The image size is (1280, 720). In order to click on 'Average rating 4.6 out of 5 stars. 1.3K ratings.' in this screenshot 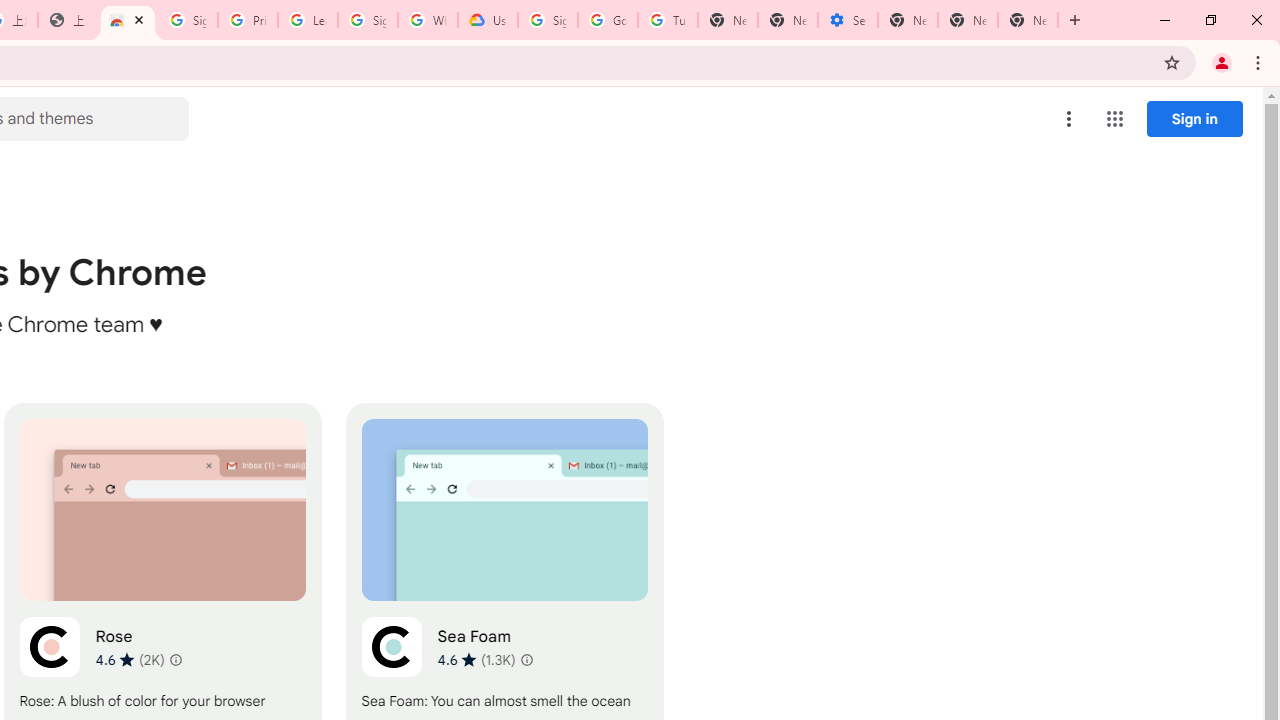, I will do `click(475, 659)`.